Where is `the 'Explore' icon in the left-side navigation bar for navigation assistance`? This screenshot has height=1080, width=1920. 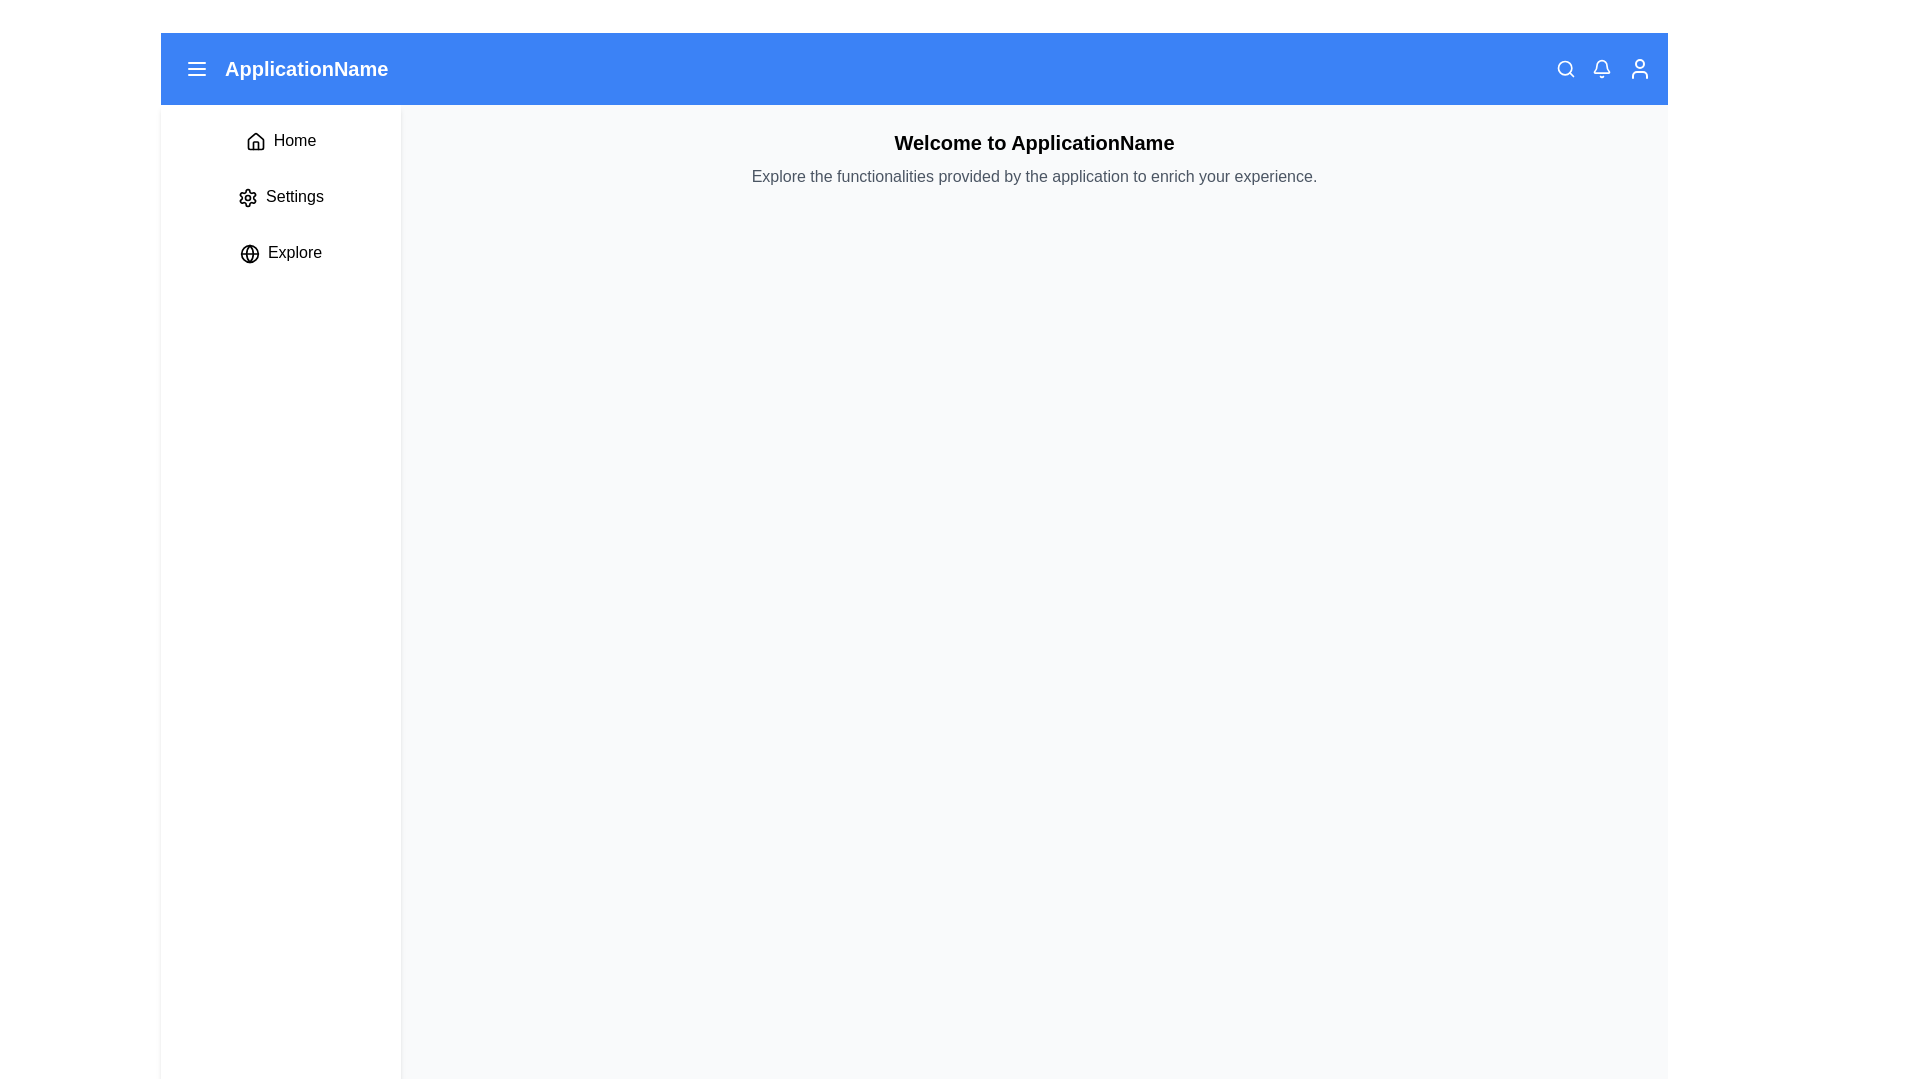
the 'Explore' icon in the left-side navigation bar for navigation assistance is located at coordinates (248, 252).